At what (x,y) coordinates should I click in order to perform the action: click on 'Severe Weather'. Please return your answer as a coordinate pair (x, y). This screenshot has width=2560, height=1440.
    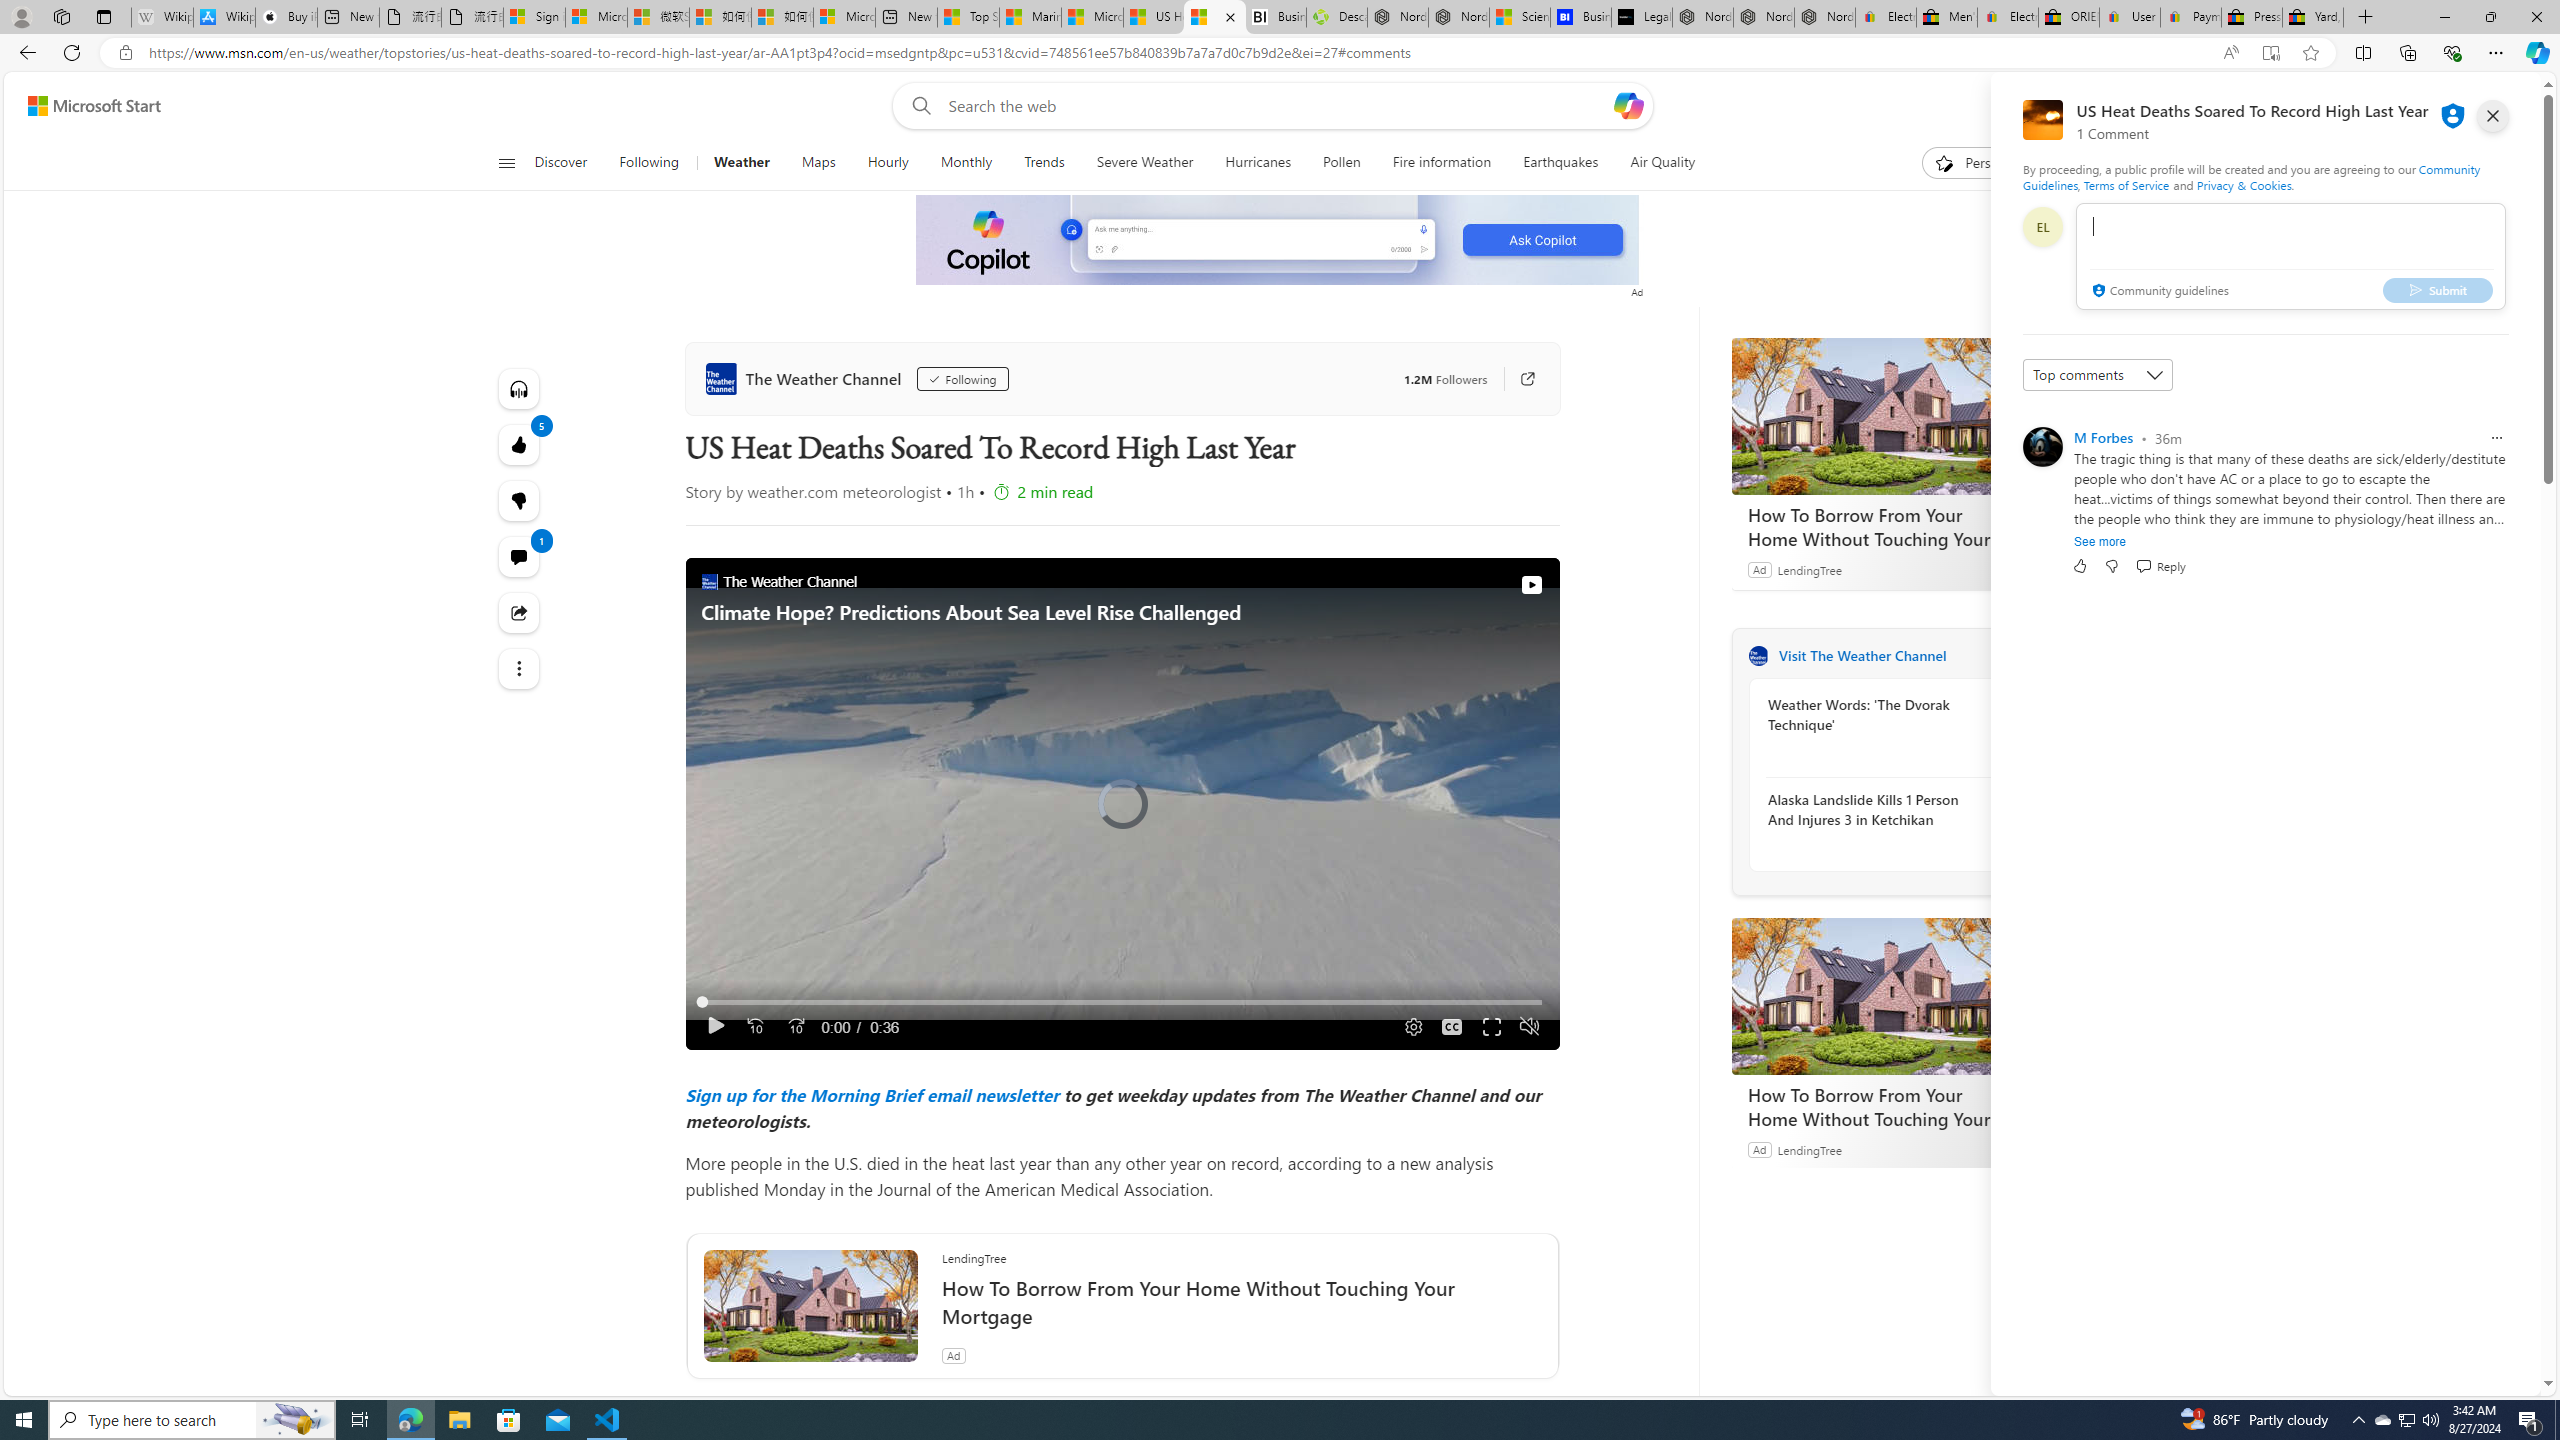
    Looking at the image, I should click on (1145, 162).